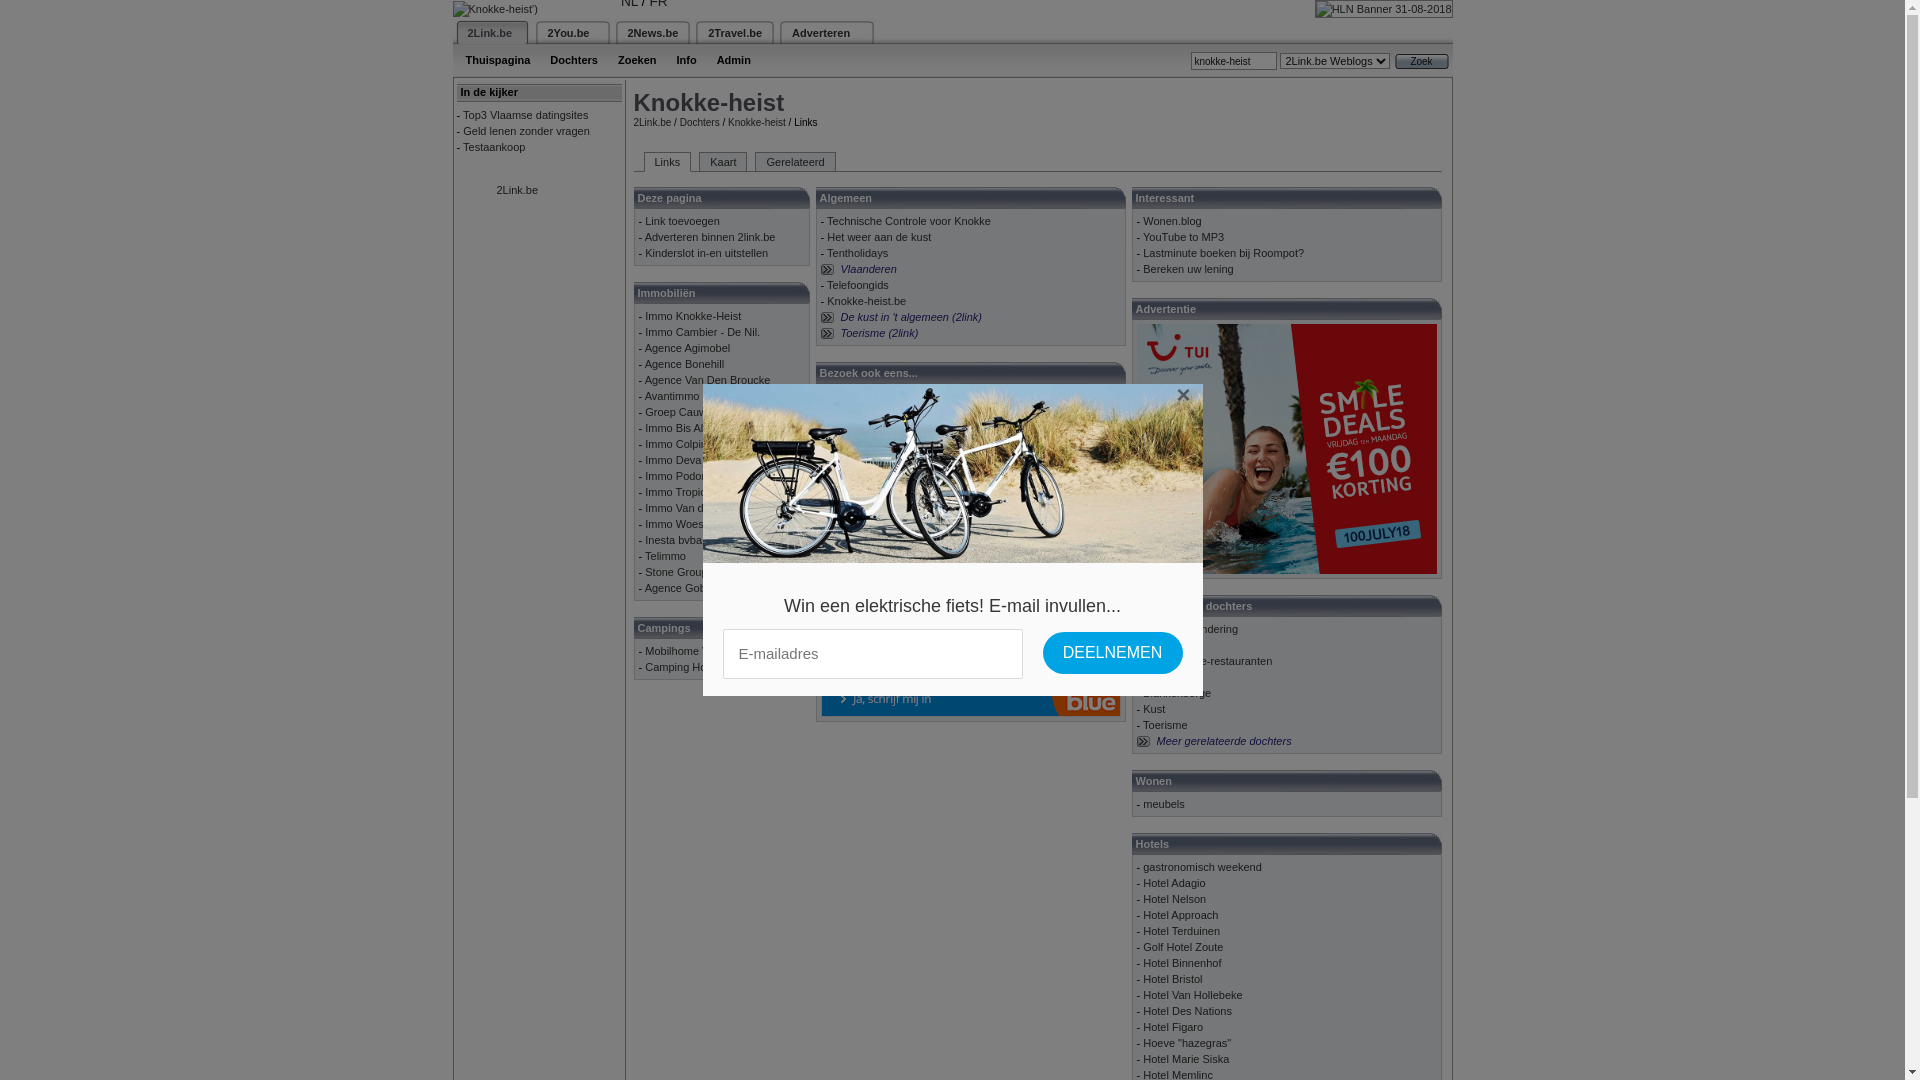 This screenshot has width=1920, height=1080. Describe the element at coordinates (672, 459) in the screenshot. I see `'Immo Deva'` at that location.